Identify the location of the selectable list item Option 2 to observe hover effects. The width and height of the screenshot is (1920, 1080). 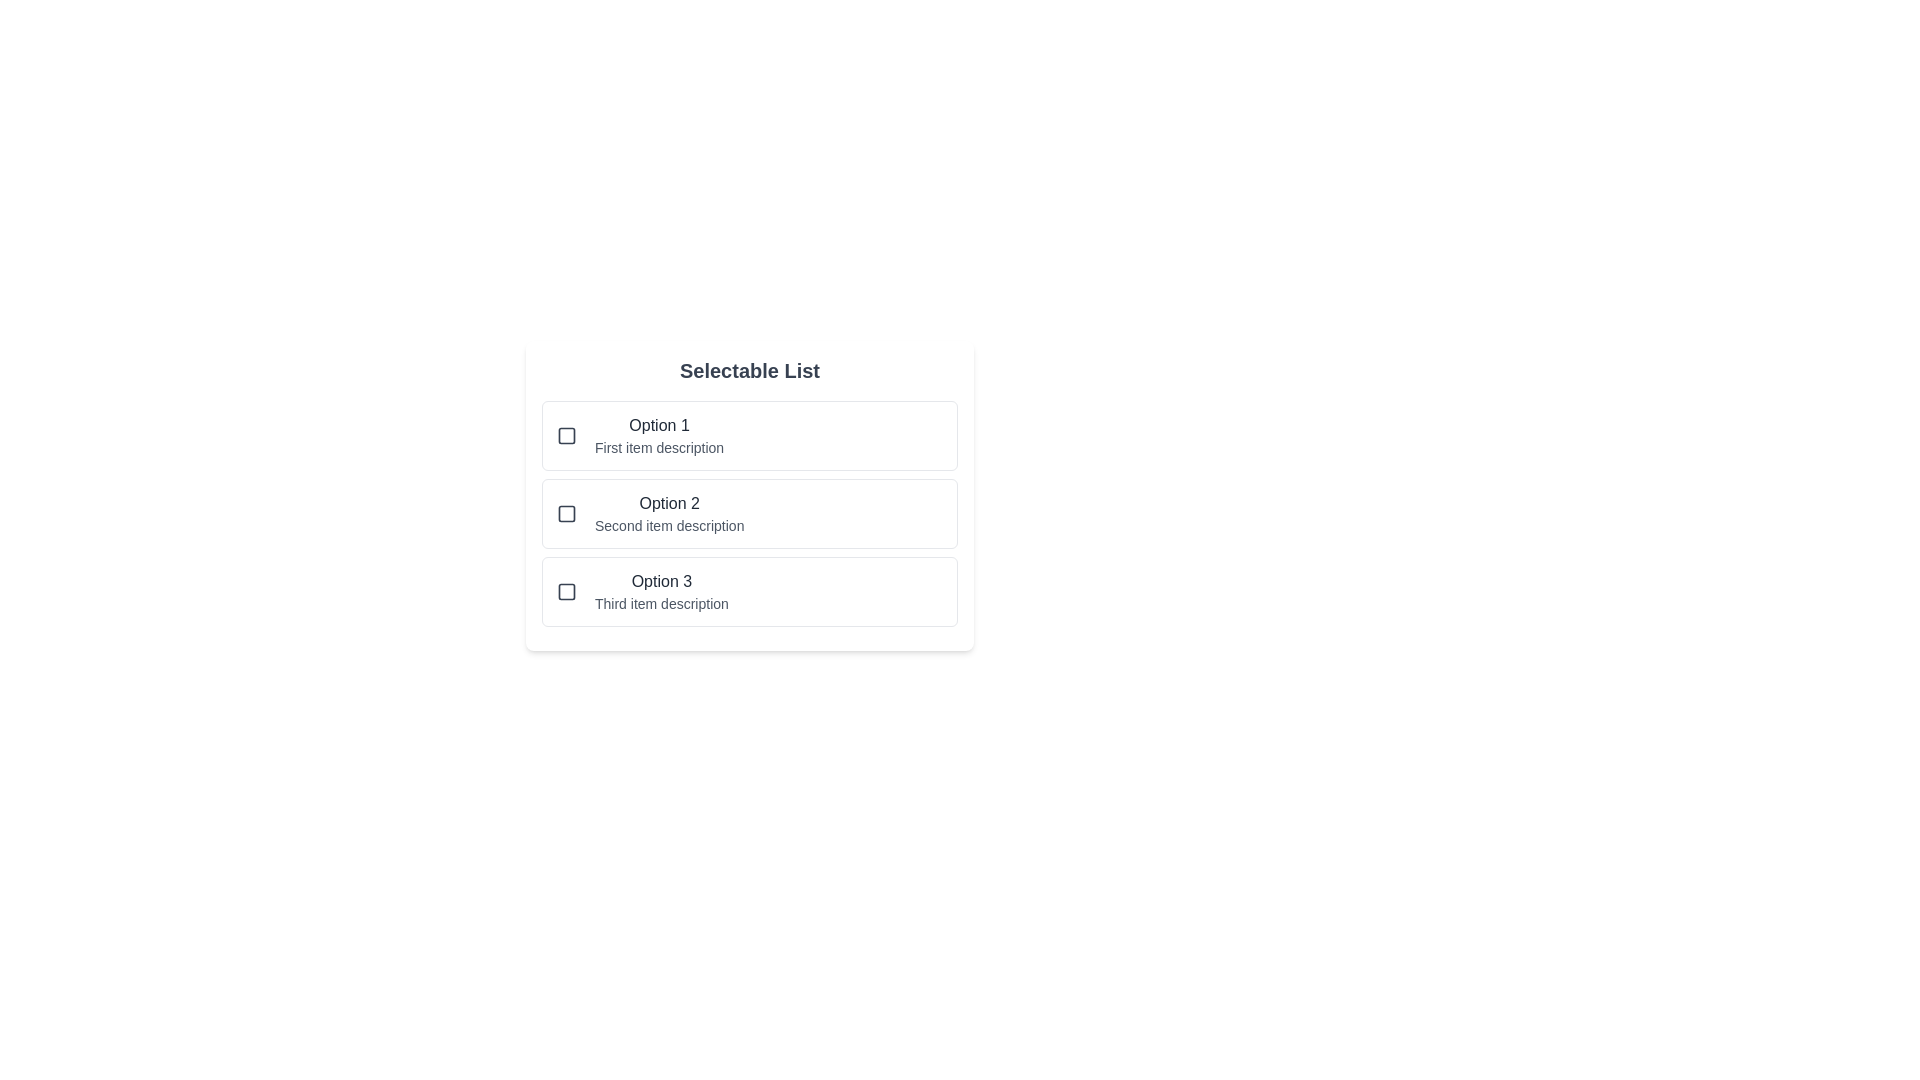
(748, 512).